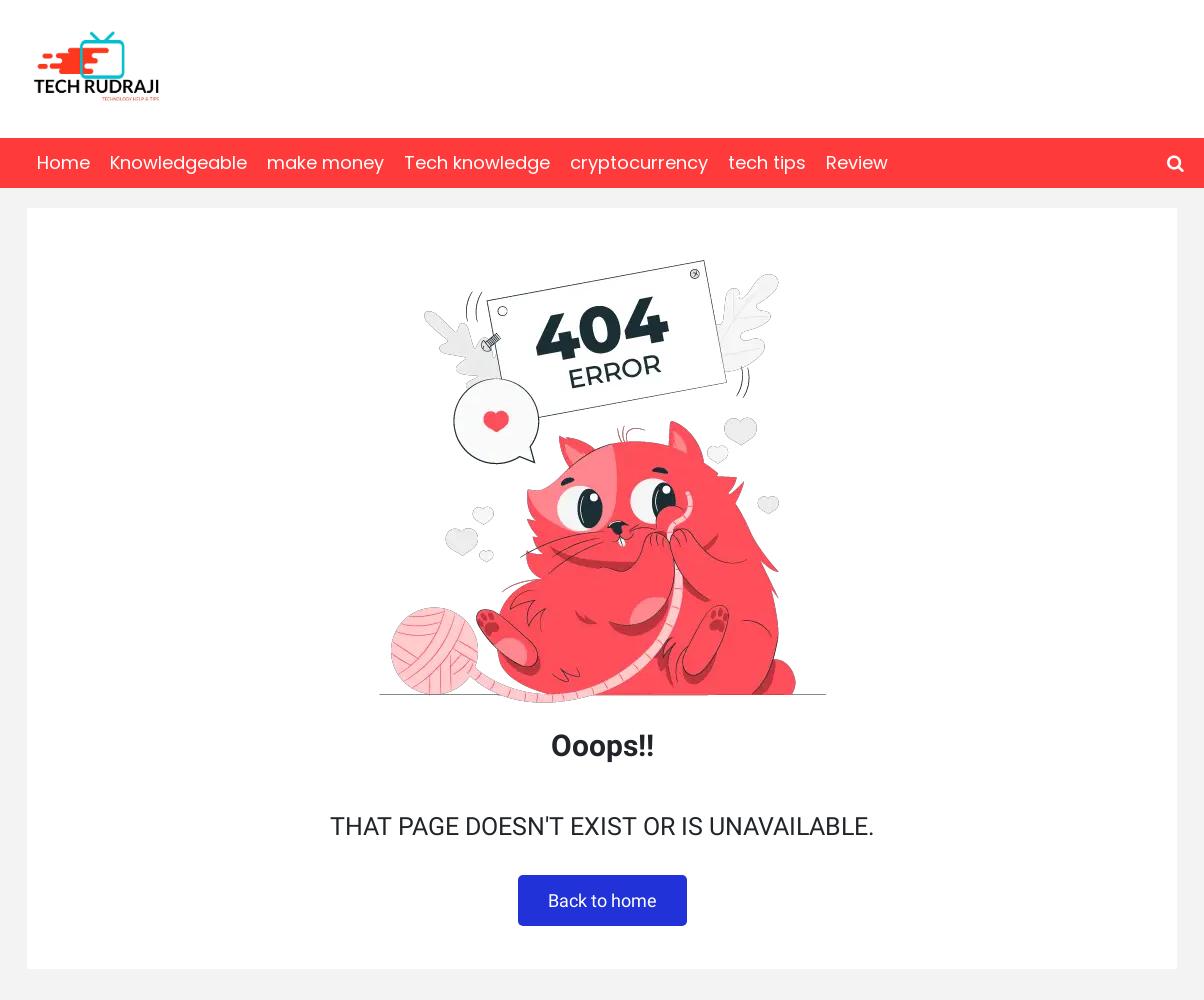 This screenshot has height=1000, width=1204. I want to click on 'Tech knowledge', so click(477, 162).